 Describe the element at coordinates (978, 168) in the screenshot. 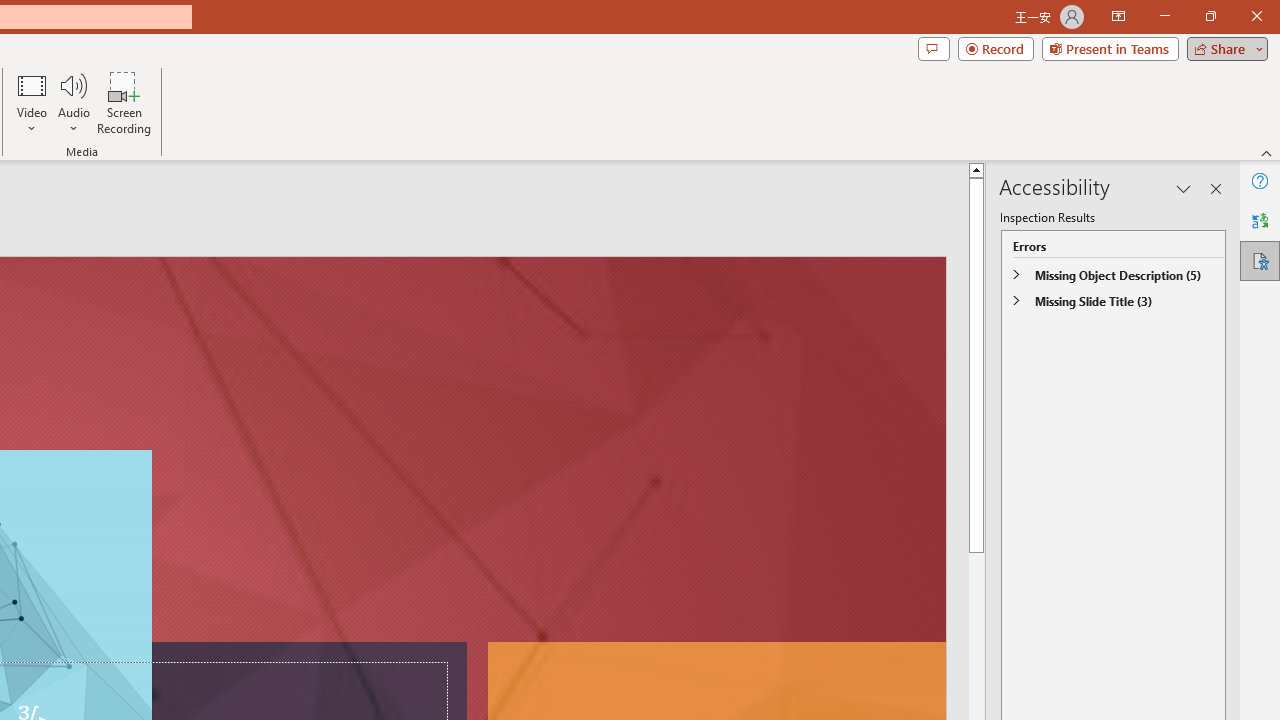

I see `'Line up'` at that location.